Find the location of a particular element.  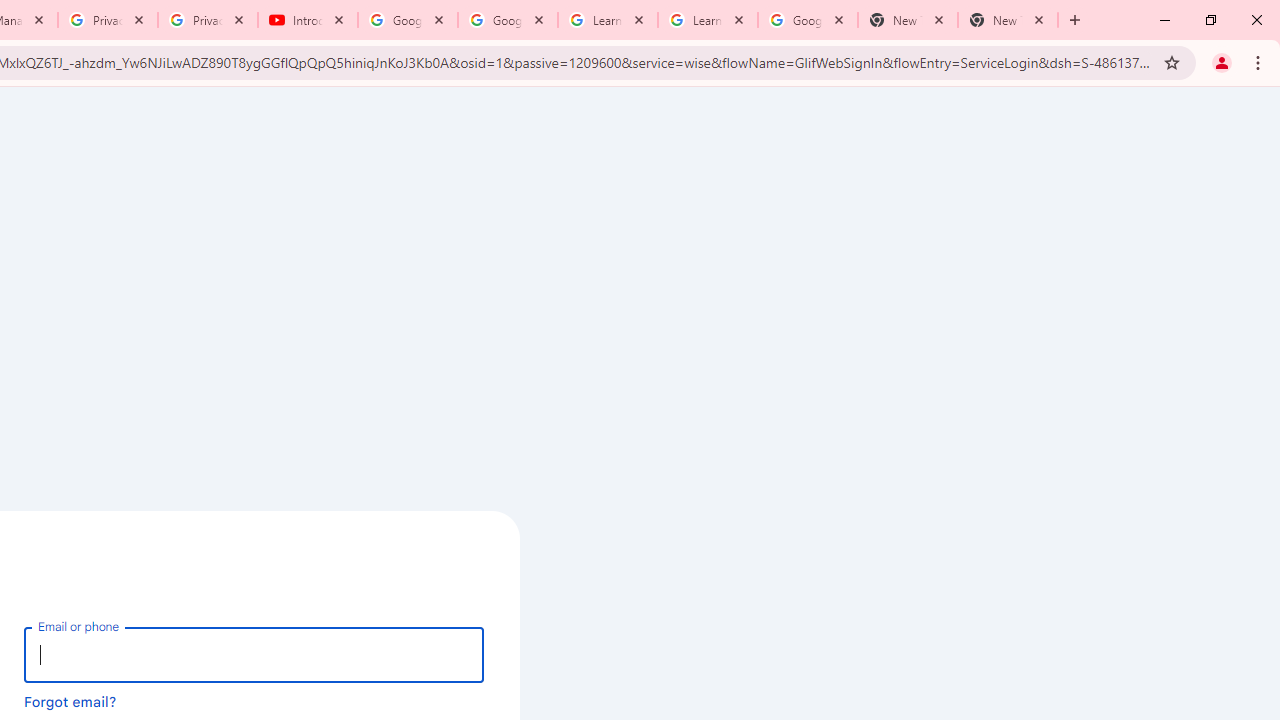

'Google Account Help' is located at coordinates (508, 20).